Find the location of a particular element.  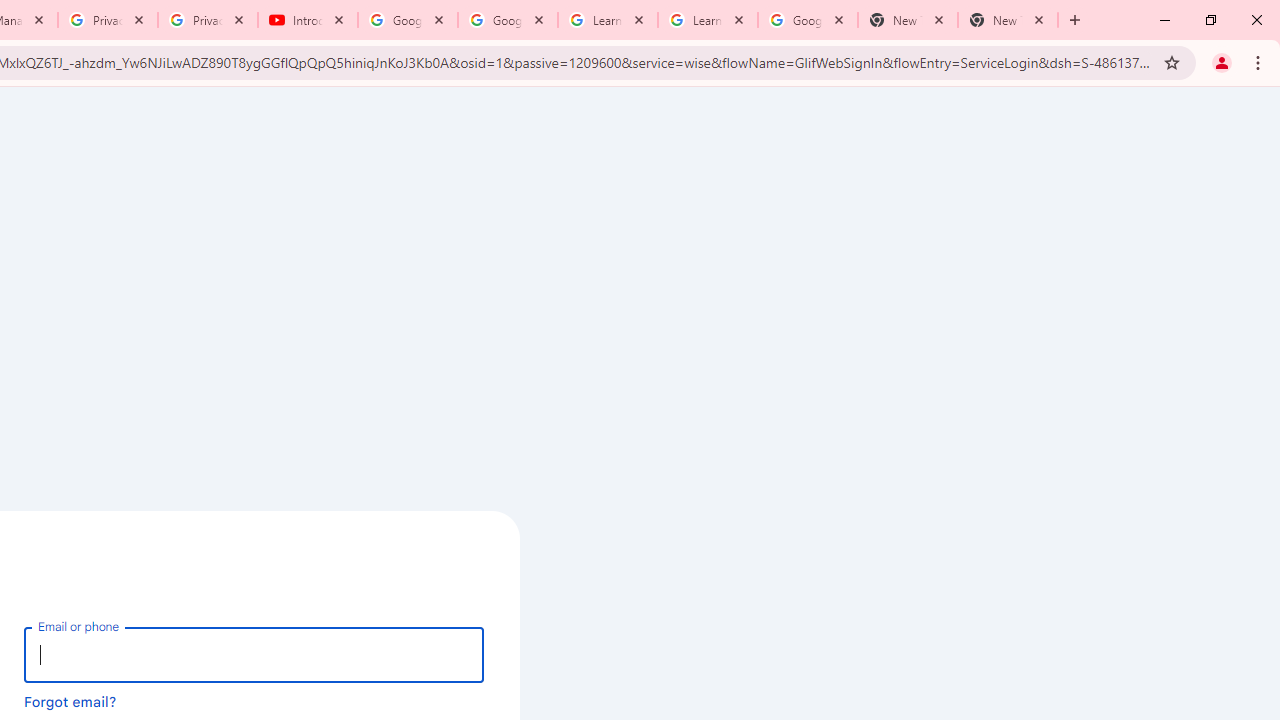

'Google Account Help' is located at coordinates (508, 20).